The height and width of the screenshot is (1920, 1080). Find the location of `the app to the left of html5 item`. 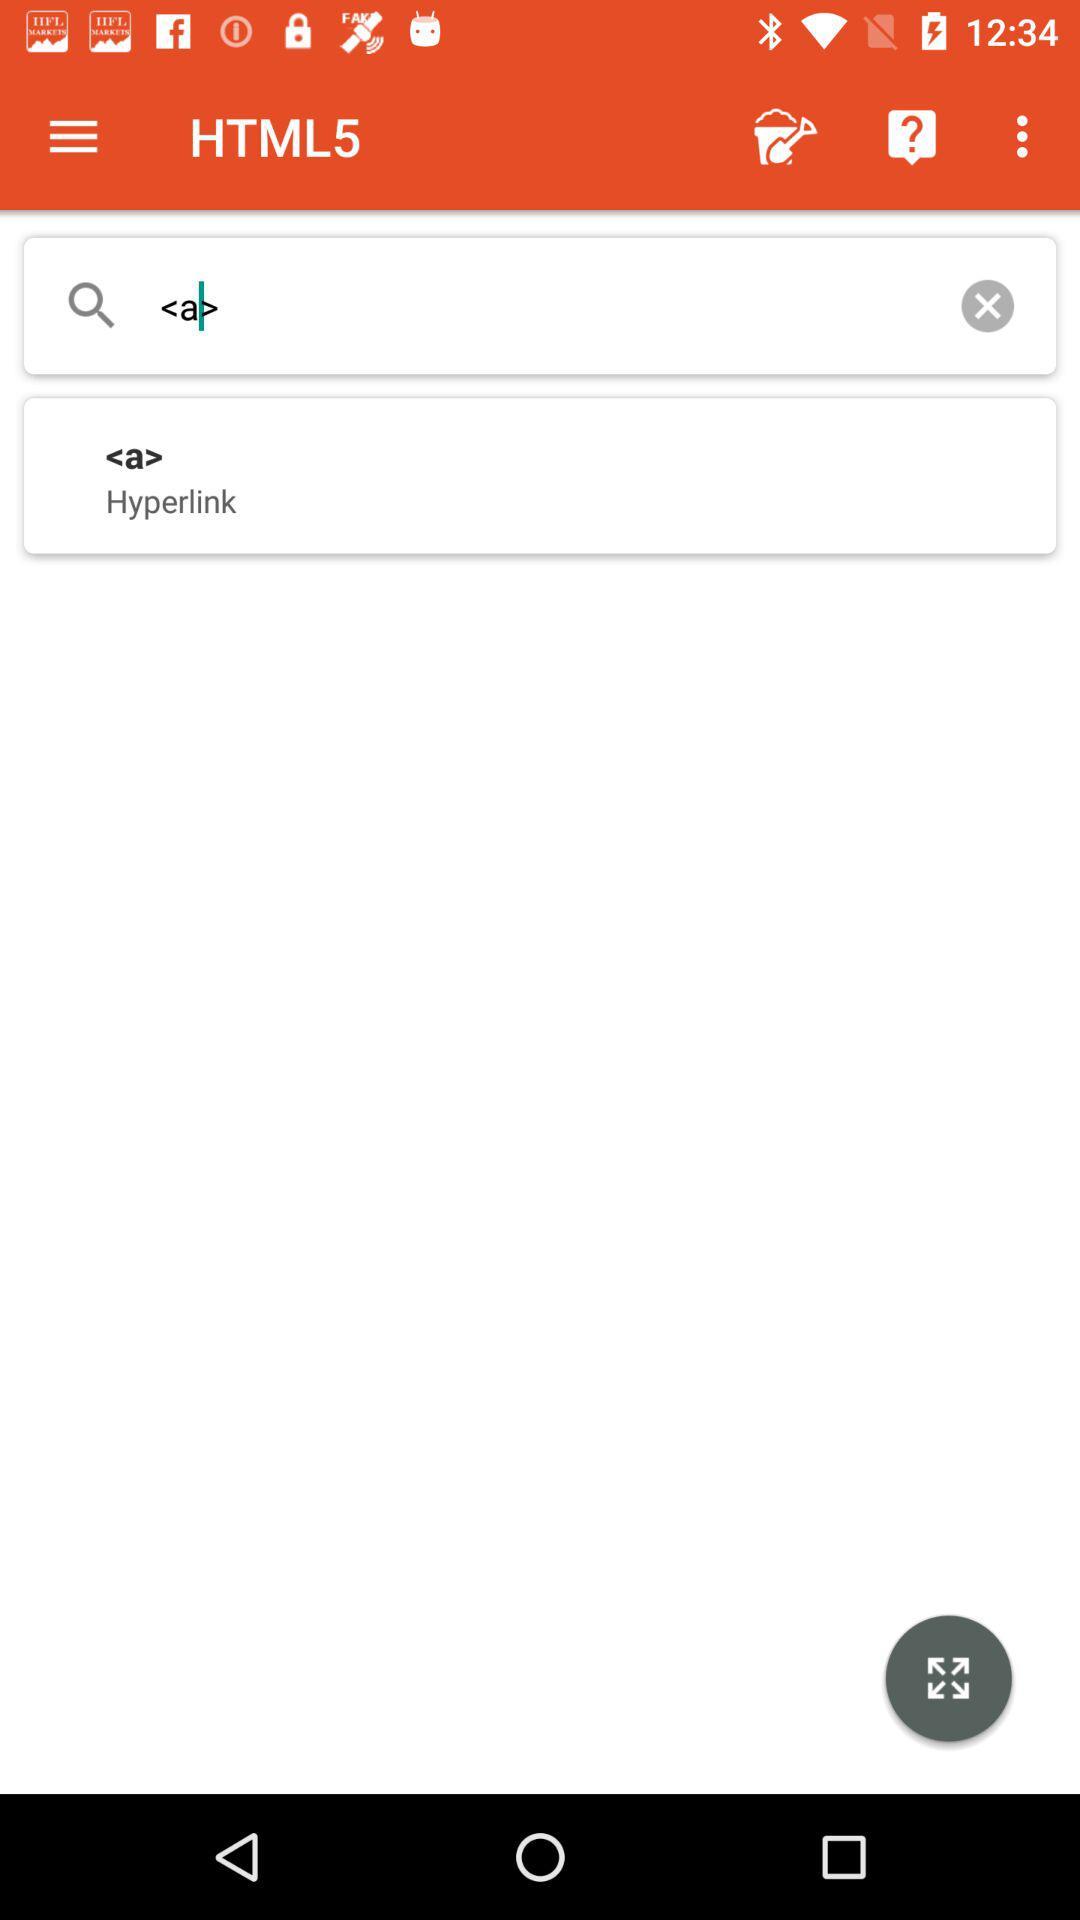

the app to the left of html5 item is located at coordinates (72, 135).